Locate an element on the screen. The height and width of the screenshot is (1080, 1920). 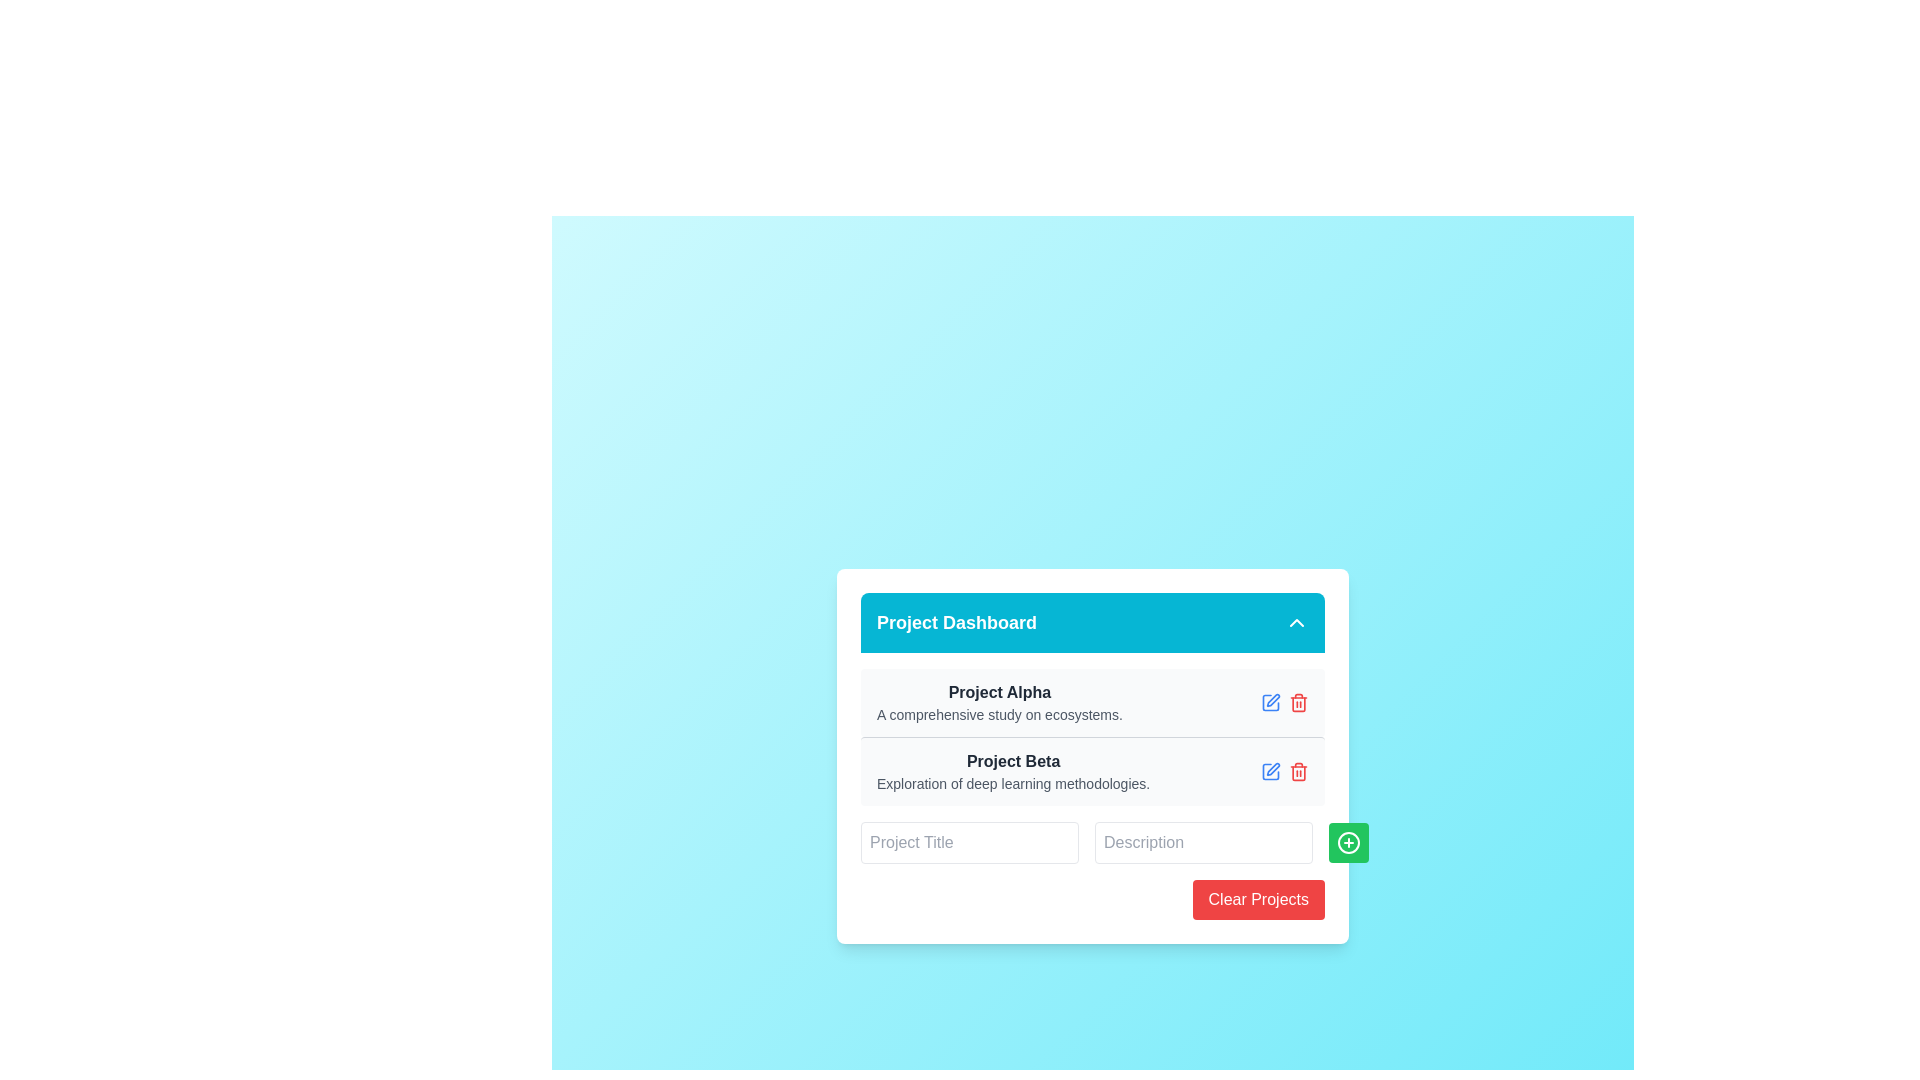
the green rounded button located at the bottom-right corner of the inner card interface, which features a plus sign icon is located at coordinates (1348, 842).